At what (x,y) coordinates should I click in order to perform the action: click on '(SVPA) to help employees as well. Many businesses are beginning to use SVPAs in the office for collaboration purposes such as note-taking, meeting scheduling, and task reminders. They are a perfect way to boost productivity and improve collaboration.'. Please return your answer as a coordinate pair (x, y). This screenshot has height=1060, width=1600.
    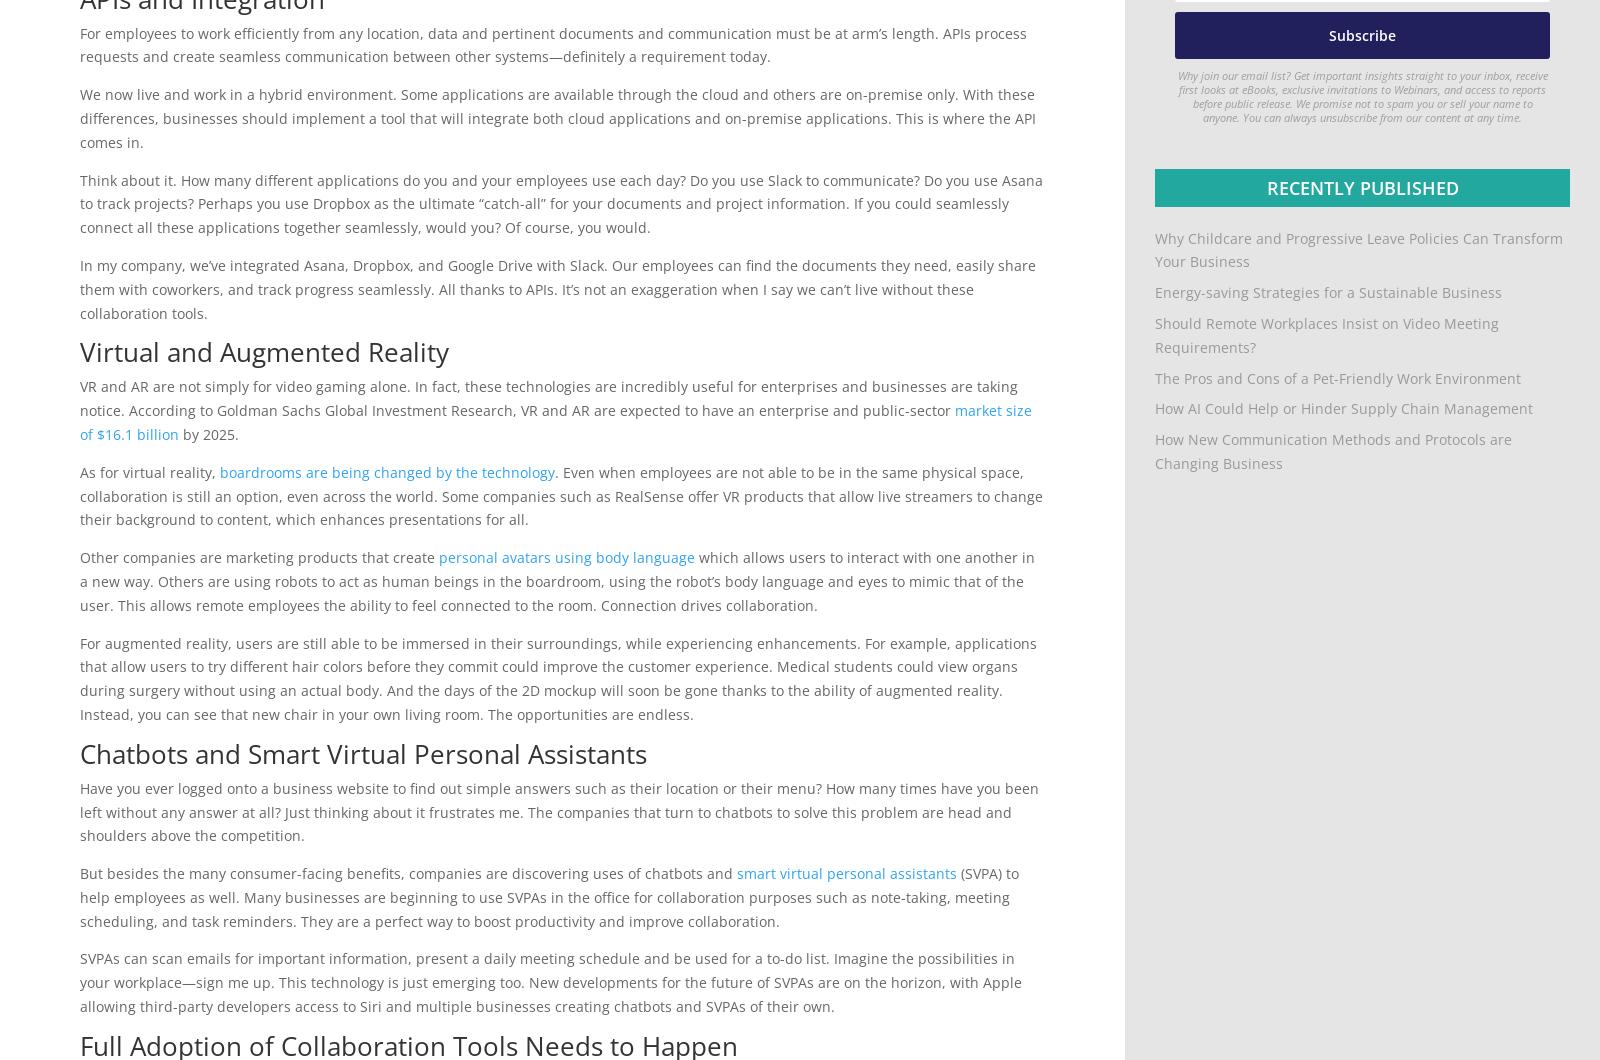
    Looking at the image, I should click on (548, 896).